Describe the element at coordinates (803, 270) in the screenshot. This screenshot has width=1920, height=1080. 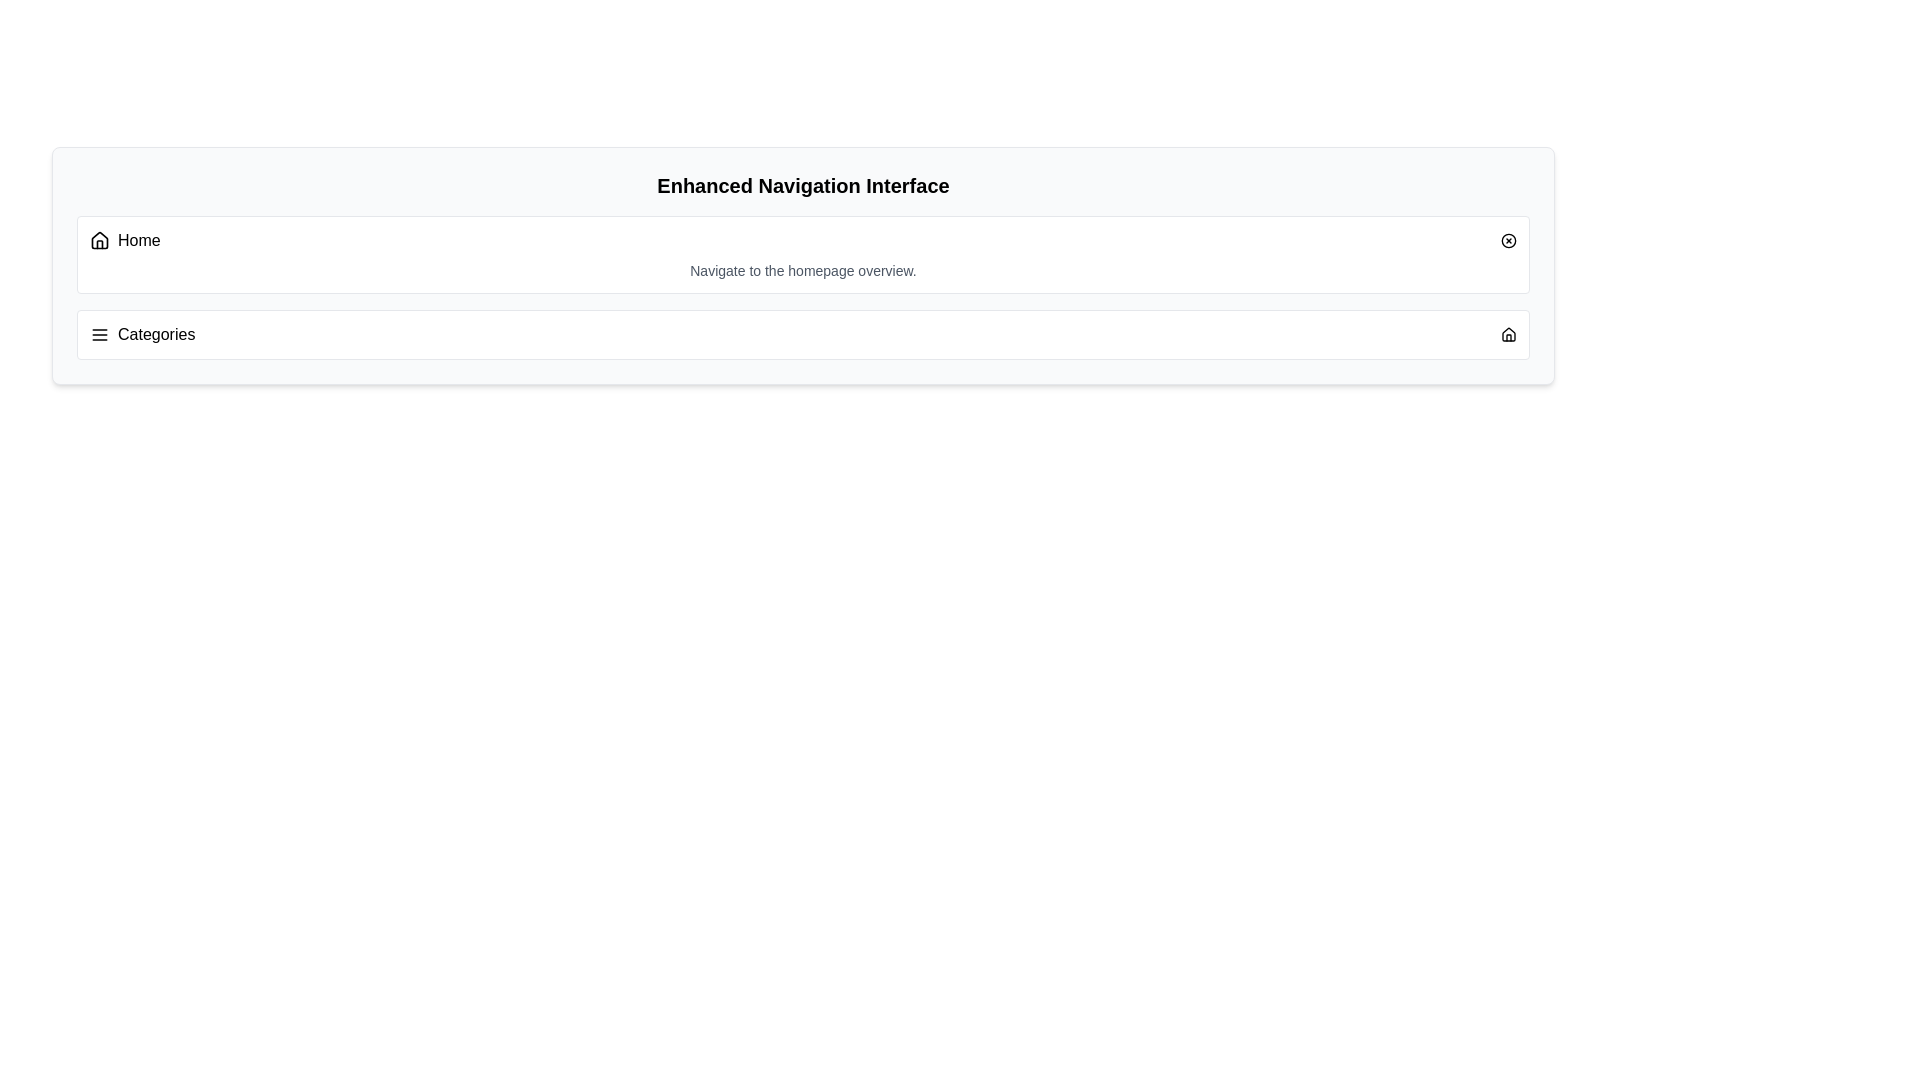
I see `the descriptive text guiding users about the 'Home' link, which is located below the 'Home' label in the upper part of the interface` at that location.